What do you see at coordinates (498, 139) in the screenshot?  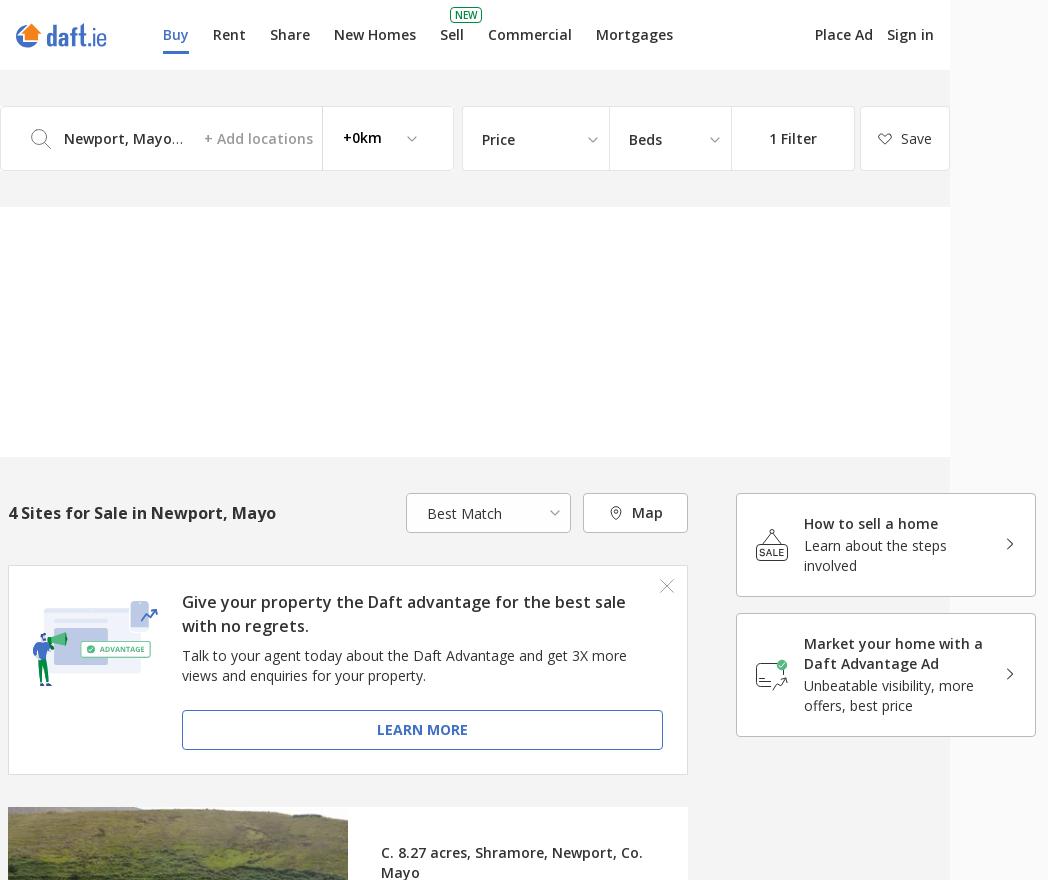 I see `'Price'` at bounding box center [498, 139].